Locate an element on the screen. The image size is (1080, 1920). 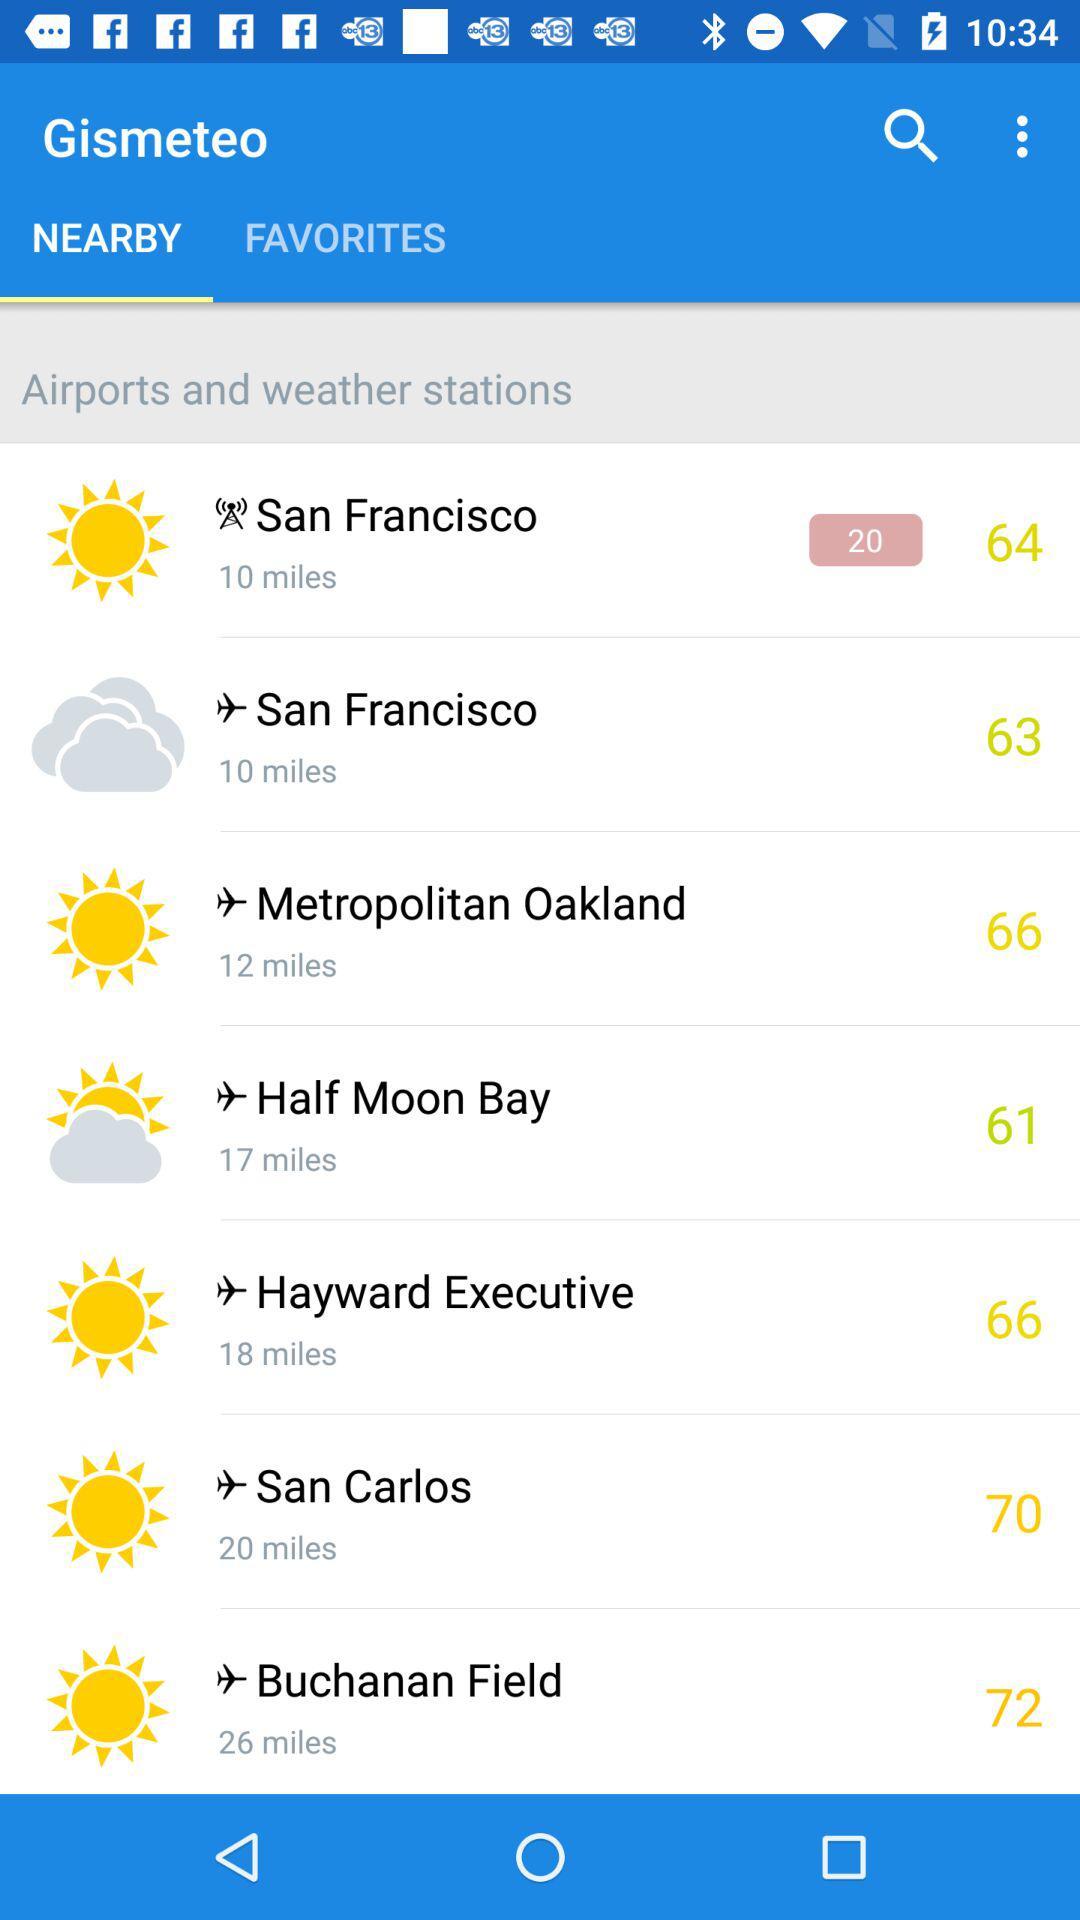
the hayward executive item is located at coordinates (568, 1295).